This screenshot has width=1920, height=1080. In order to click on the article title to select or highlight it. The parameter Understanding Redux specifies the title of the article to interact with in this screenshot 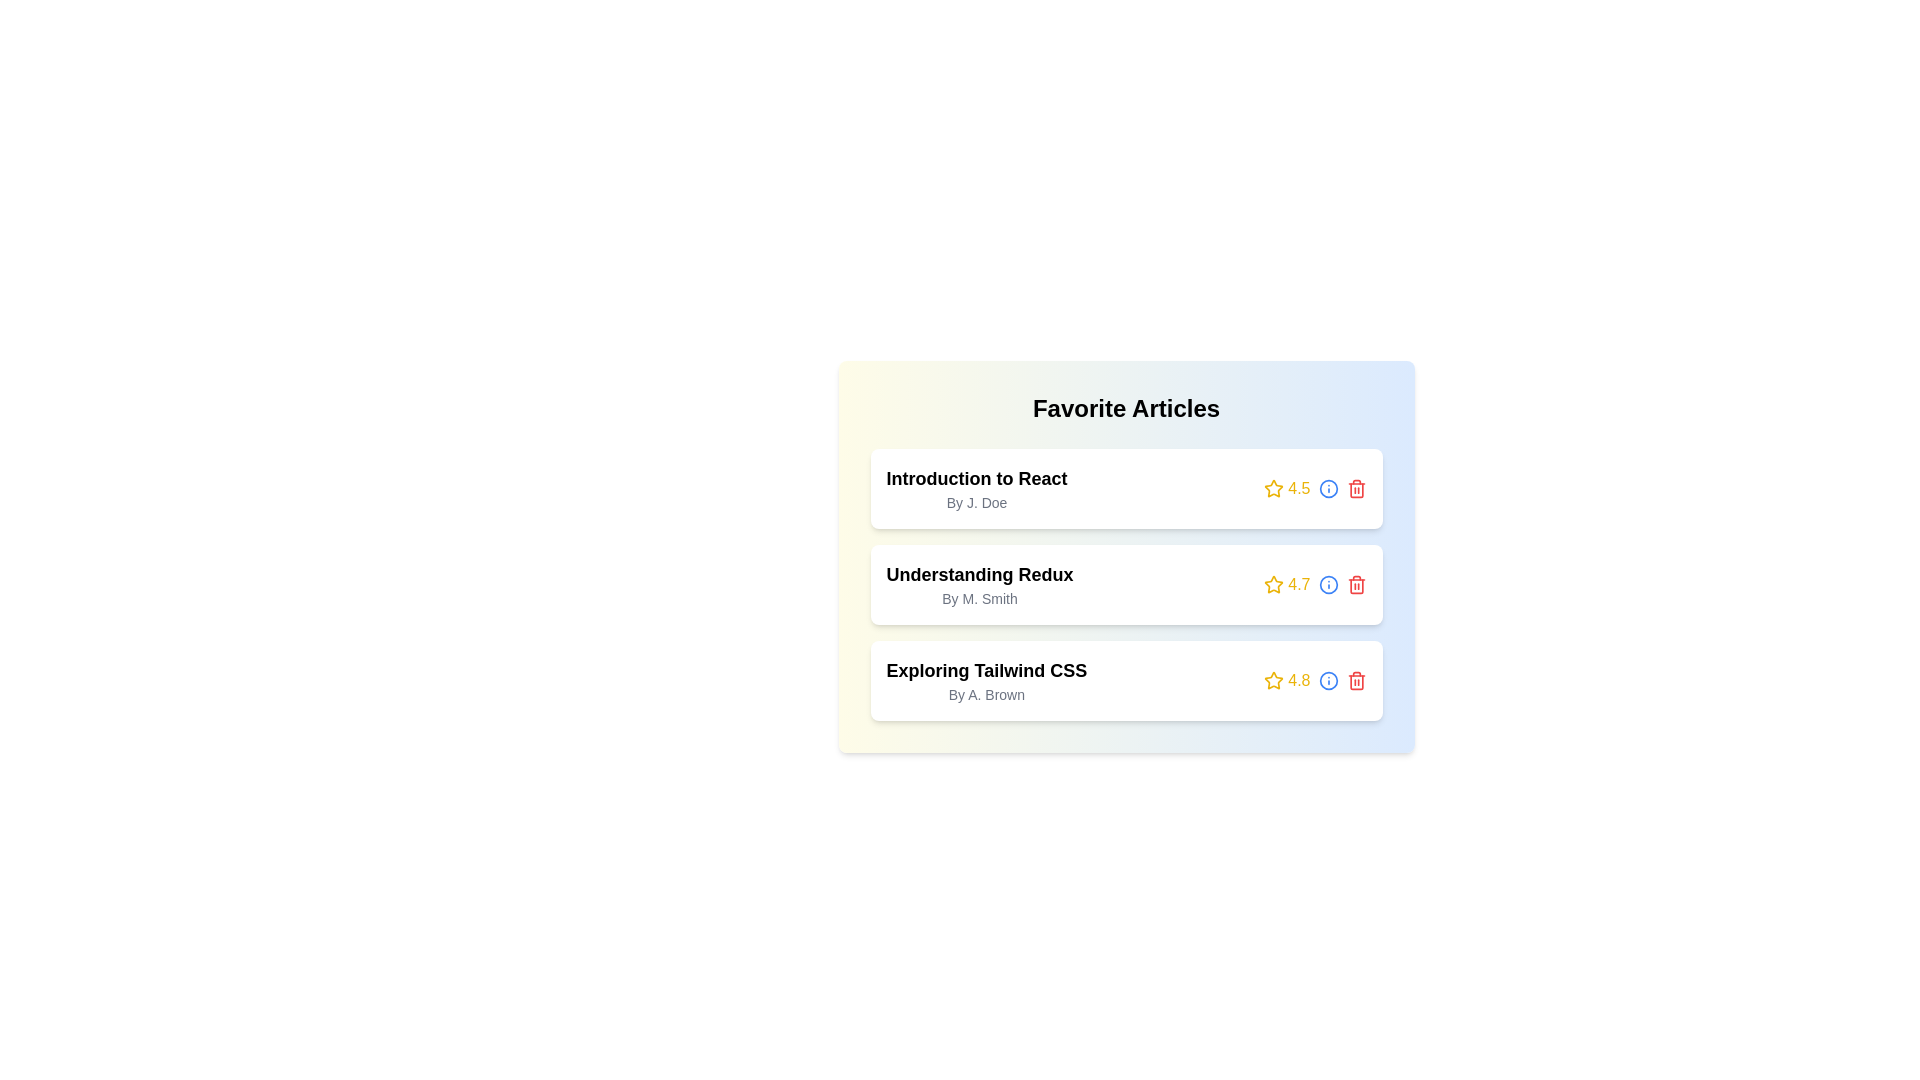, I will do `click(979, 574)`.